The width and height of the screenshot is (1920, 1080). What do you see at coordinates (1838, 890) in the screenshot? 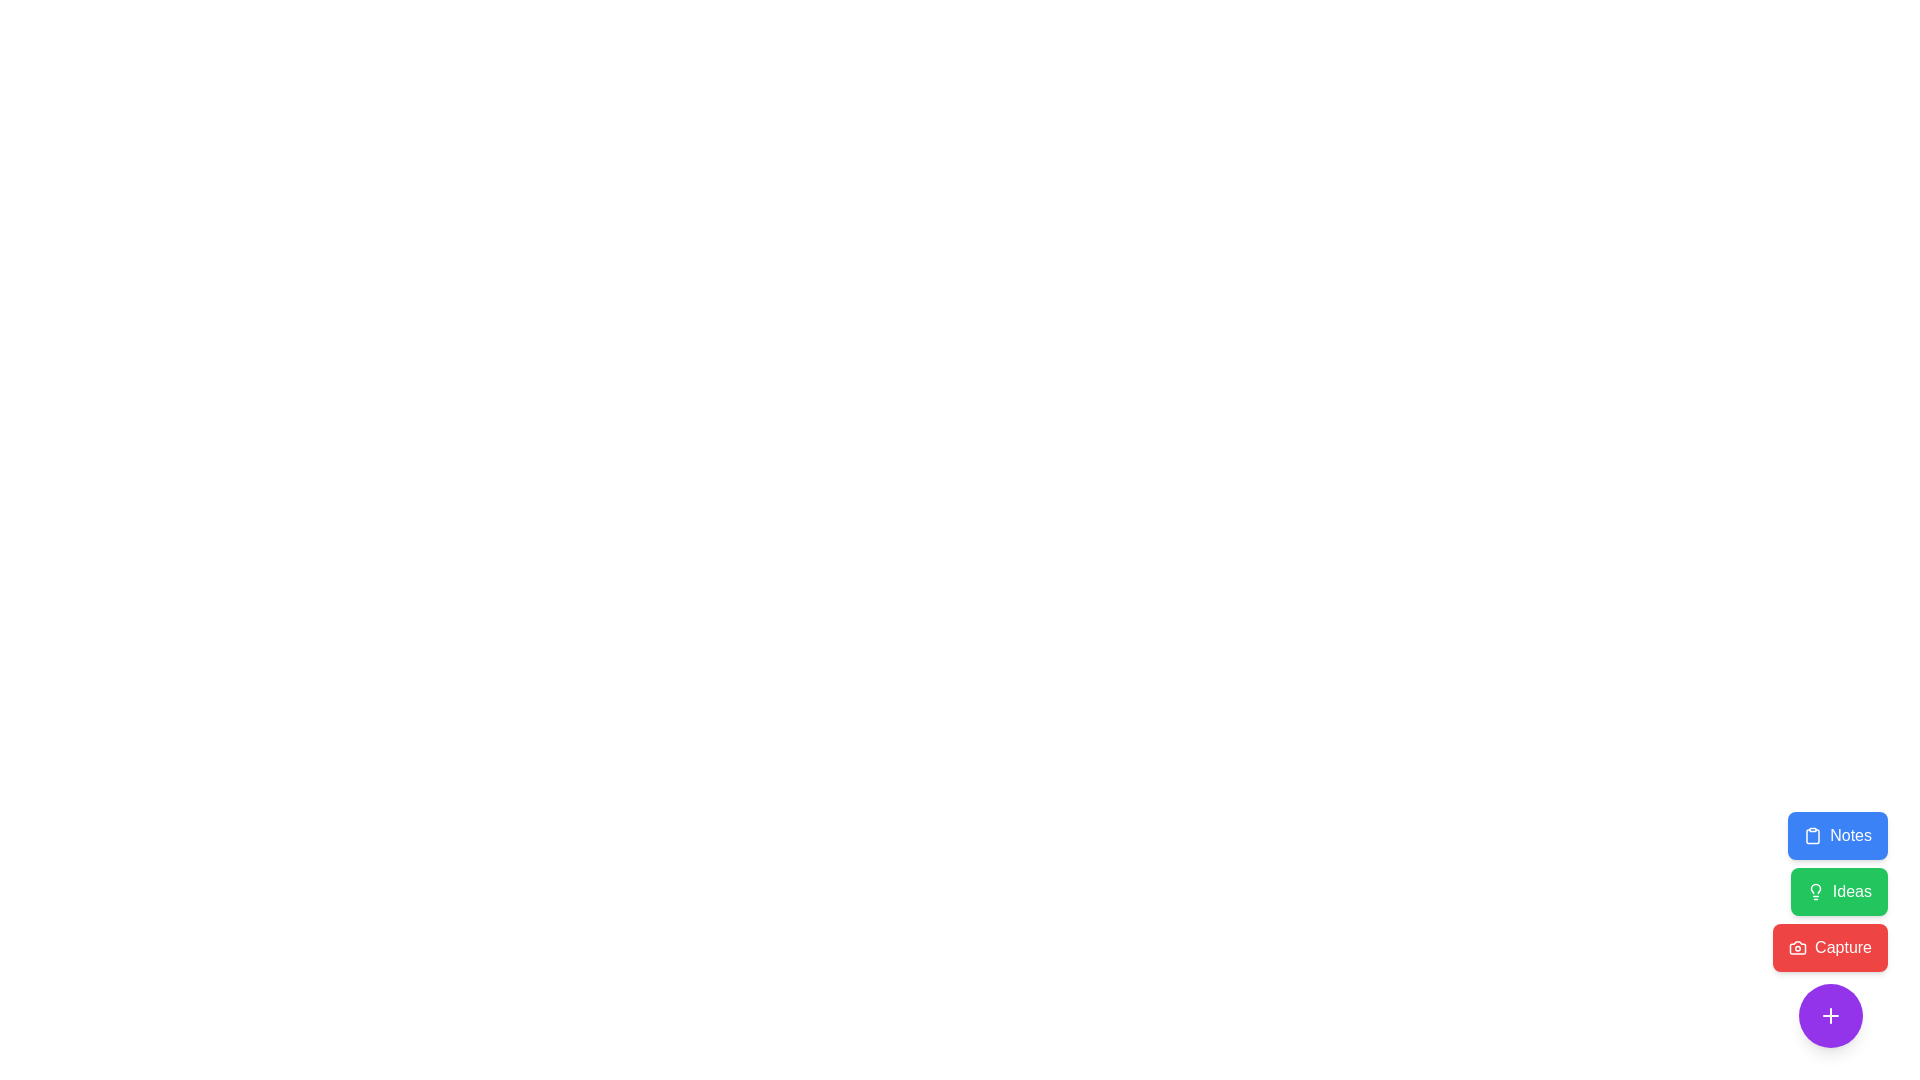
I see `the green rectangular button labeled 'Ideas', which is positioned between the 'Notes' button above and the 'Capture' button below, to receive potential visual feedback` at bounding box center [1838, 890].